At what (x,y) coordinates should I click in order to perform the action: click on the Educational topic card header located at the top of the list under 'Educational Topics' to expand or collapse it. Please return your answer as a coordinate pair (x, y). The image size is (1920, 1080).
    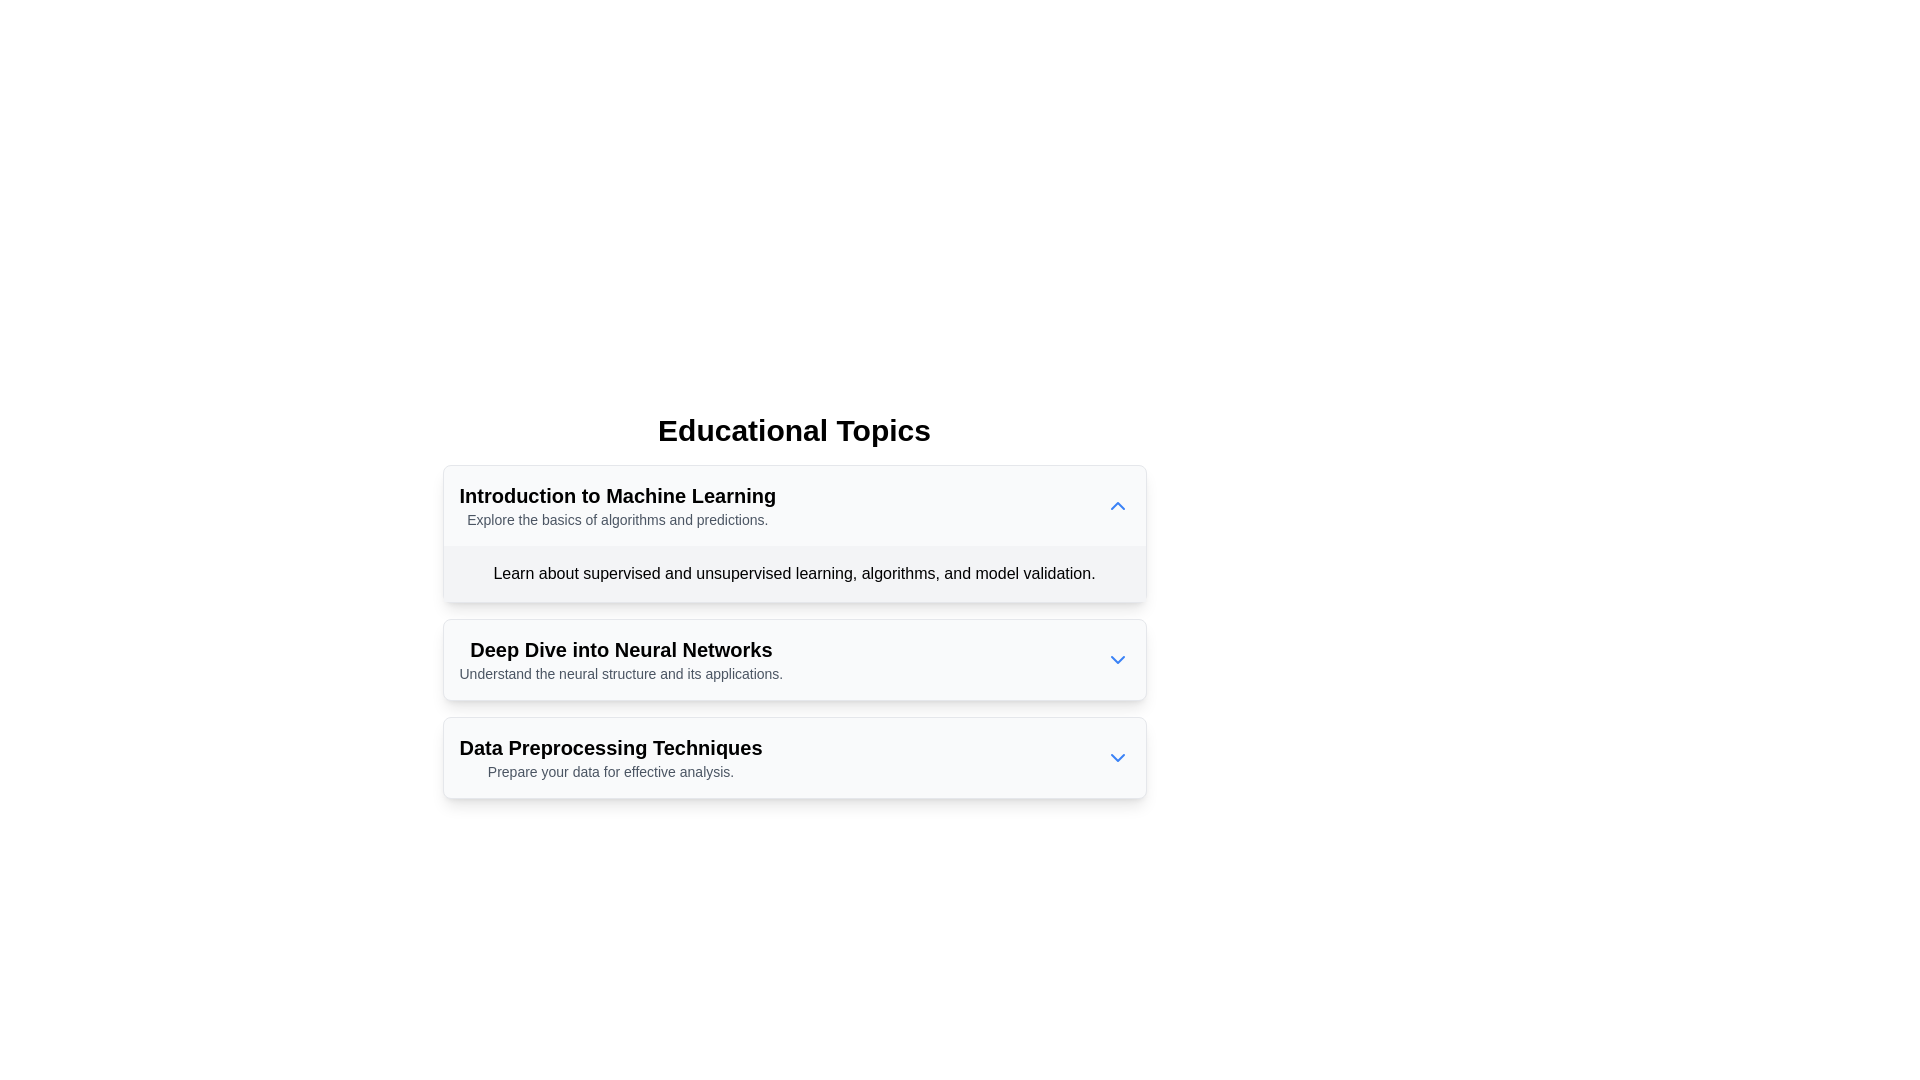
    Looking at the image, I should click on (616, 504).